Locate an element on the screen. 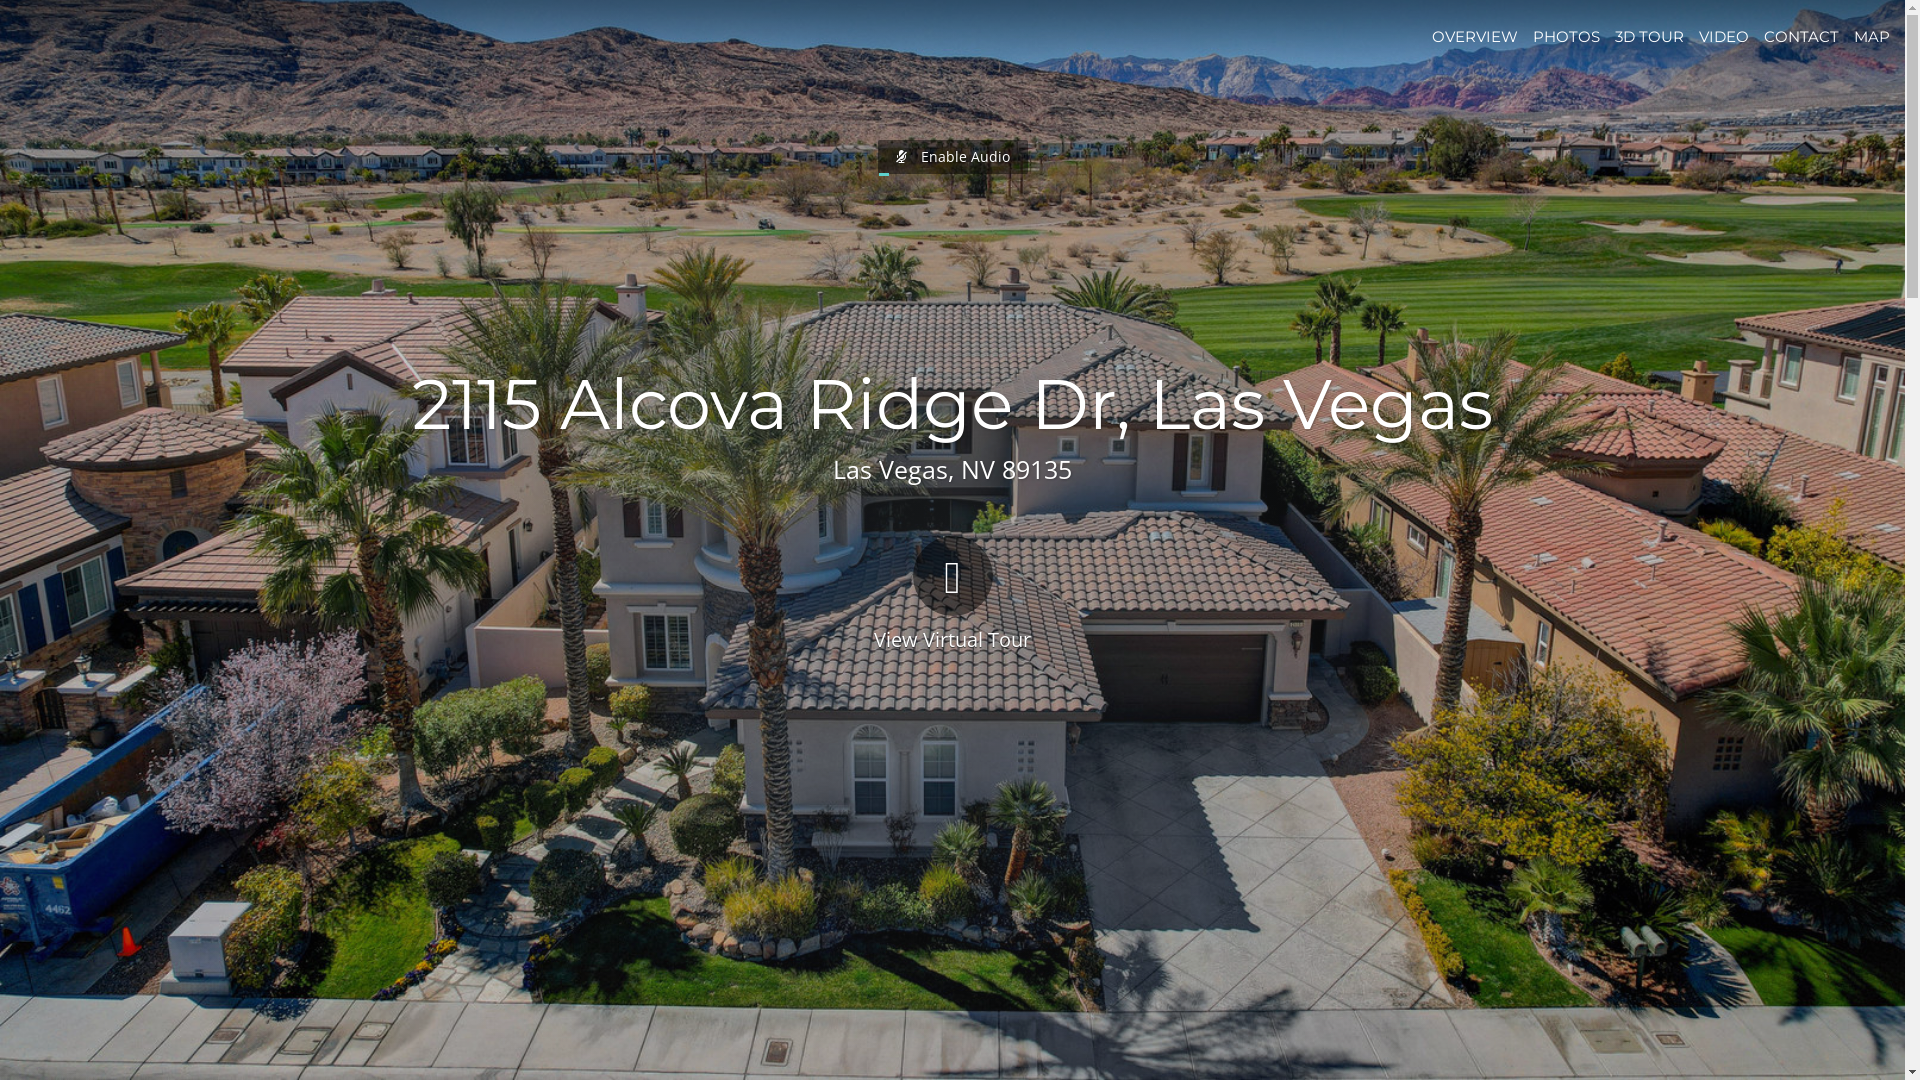 The image size is (1920, 1080). '3D TOUR' is located at coordinates (1649, 36).